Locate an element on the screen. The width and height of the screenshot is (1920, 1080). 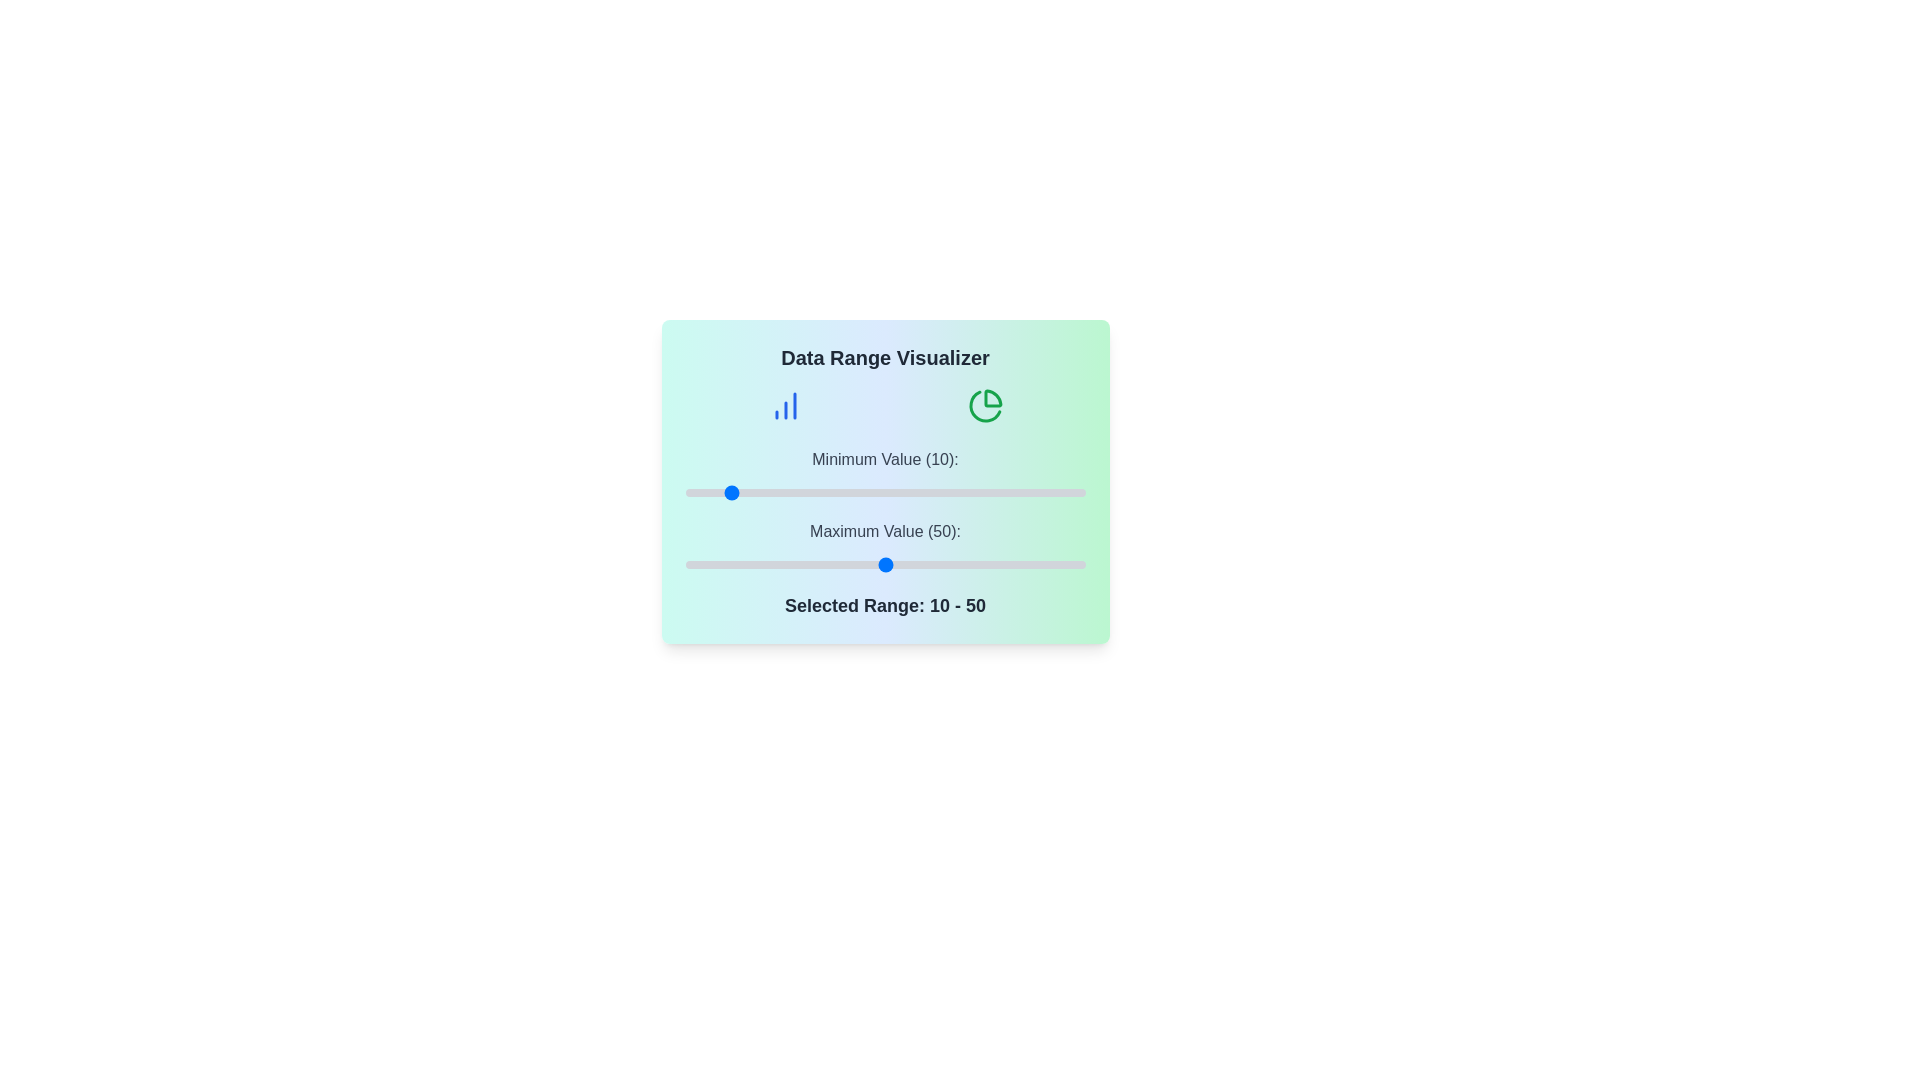
the minimum value slider to 41 is located at coordinates (849, 493).